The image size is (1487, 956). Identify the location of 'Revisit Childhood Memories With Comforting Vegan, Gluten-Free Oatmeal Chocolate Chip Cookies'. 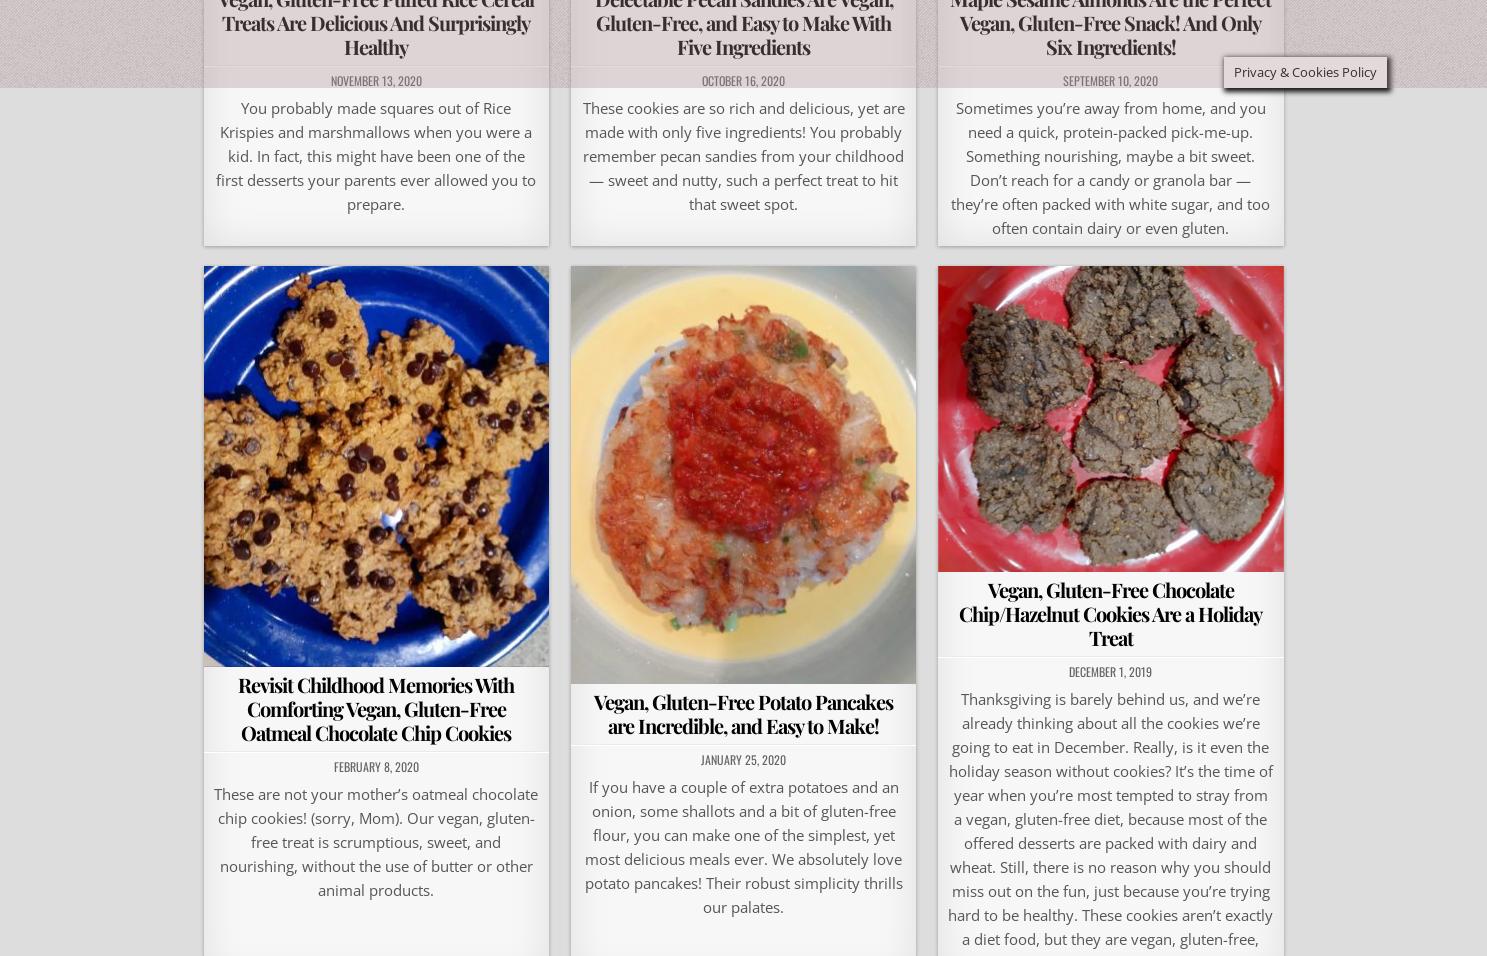
(376, 707).